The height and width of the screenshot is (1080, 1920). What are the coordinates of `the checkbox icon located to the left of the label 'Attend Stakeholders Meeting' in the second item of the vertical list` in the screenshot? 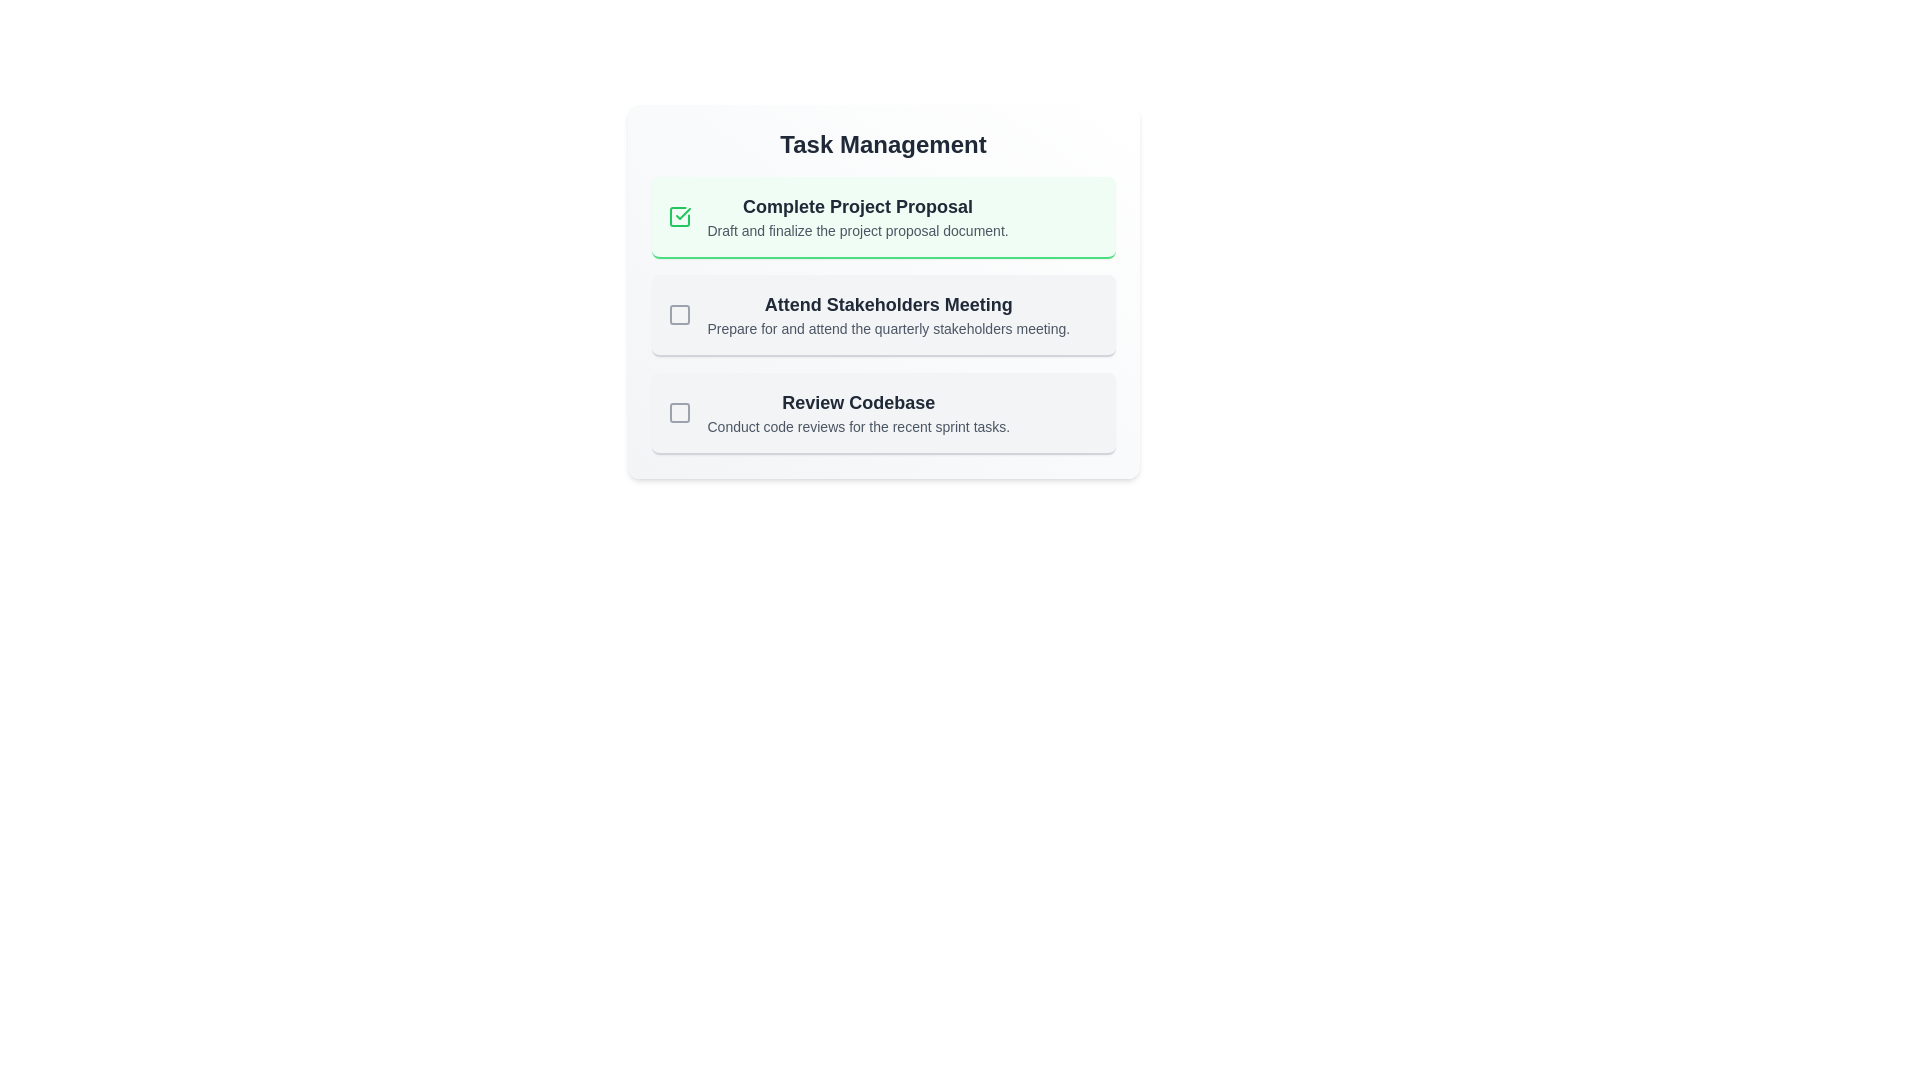 It's located at (679, 315).